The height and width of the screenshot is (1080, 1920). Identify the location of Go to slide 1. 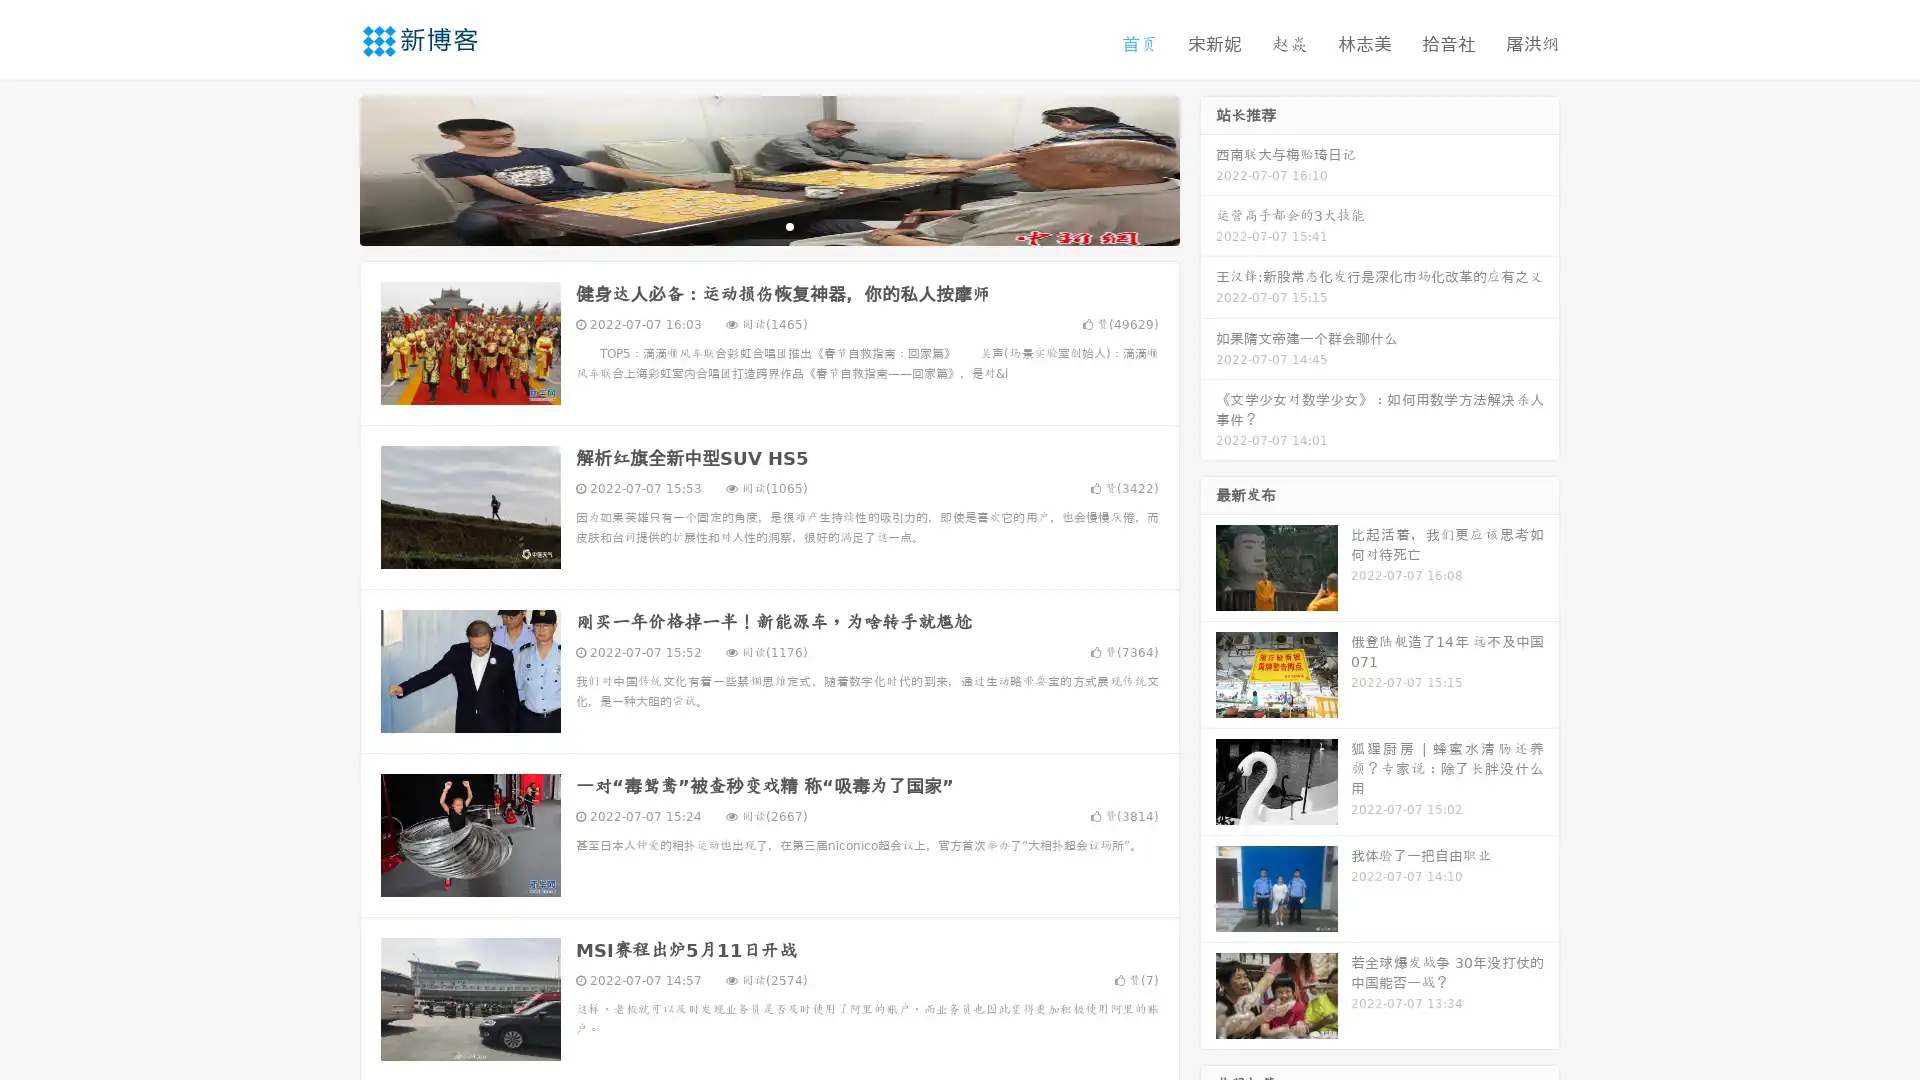
(748, 225).